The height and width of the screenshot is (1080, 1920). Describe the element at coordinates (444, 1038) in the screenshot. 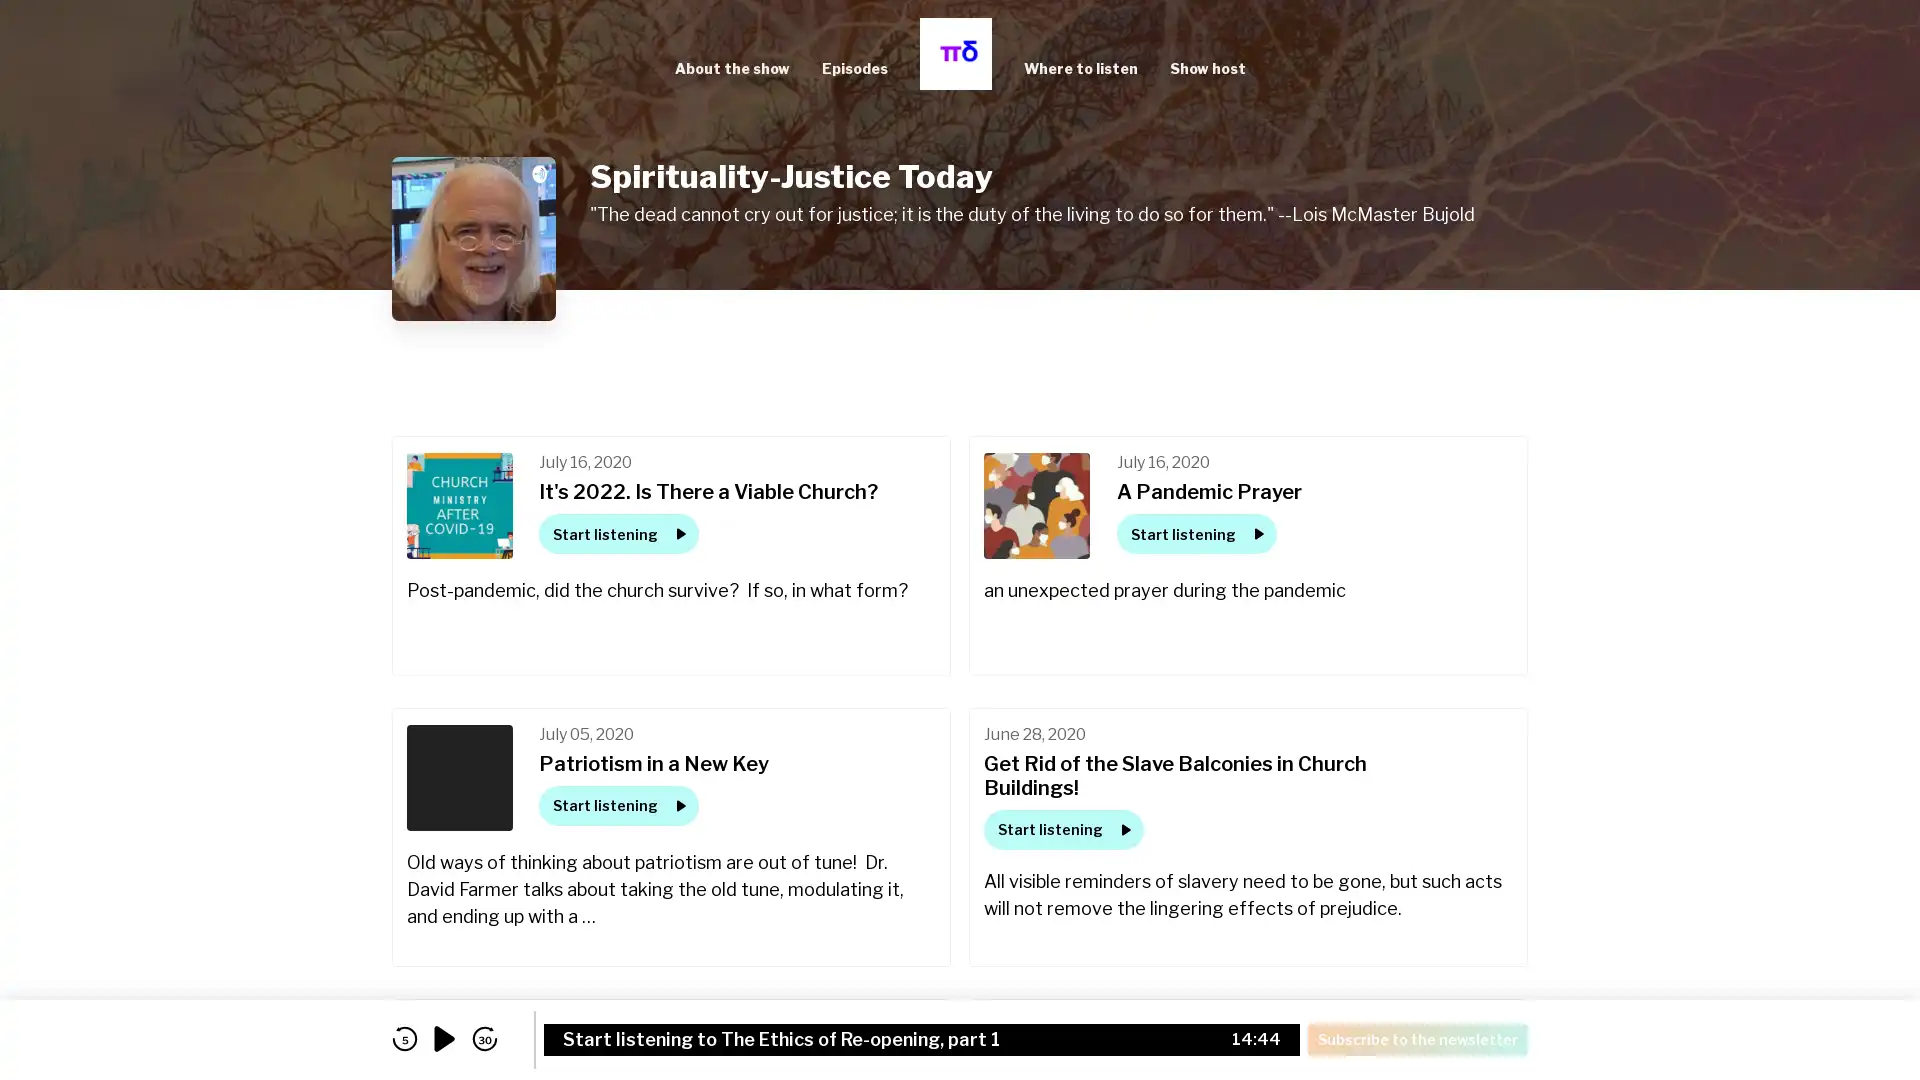

I see `play audio` at that location.